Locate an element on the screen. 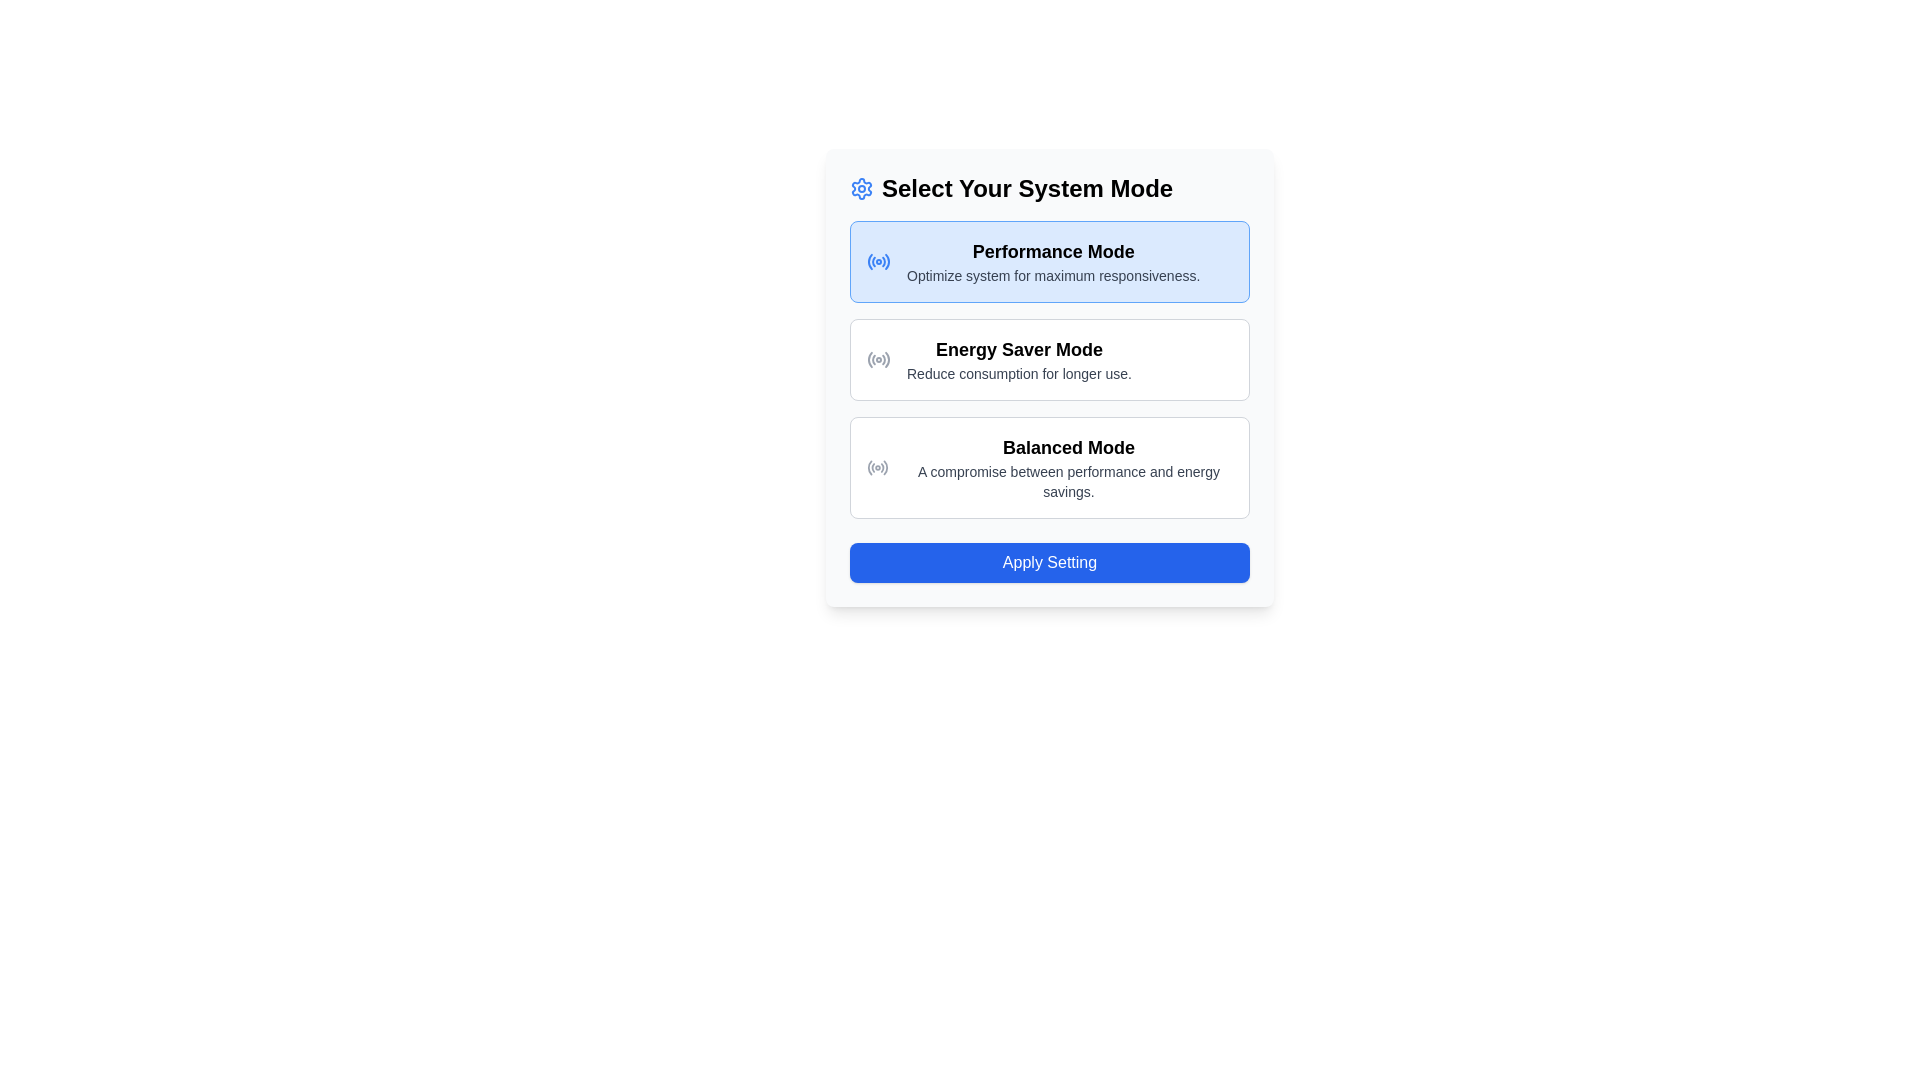  the selectable option titled 'Performance Mode' with the description 'Optimize system for maximum responsiveness.' which is displayed on a light blue background card in the second row of the UI is located at coordinates (1052, 261).